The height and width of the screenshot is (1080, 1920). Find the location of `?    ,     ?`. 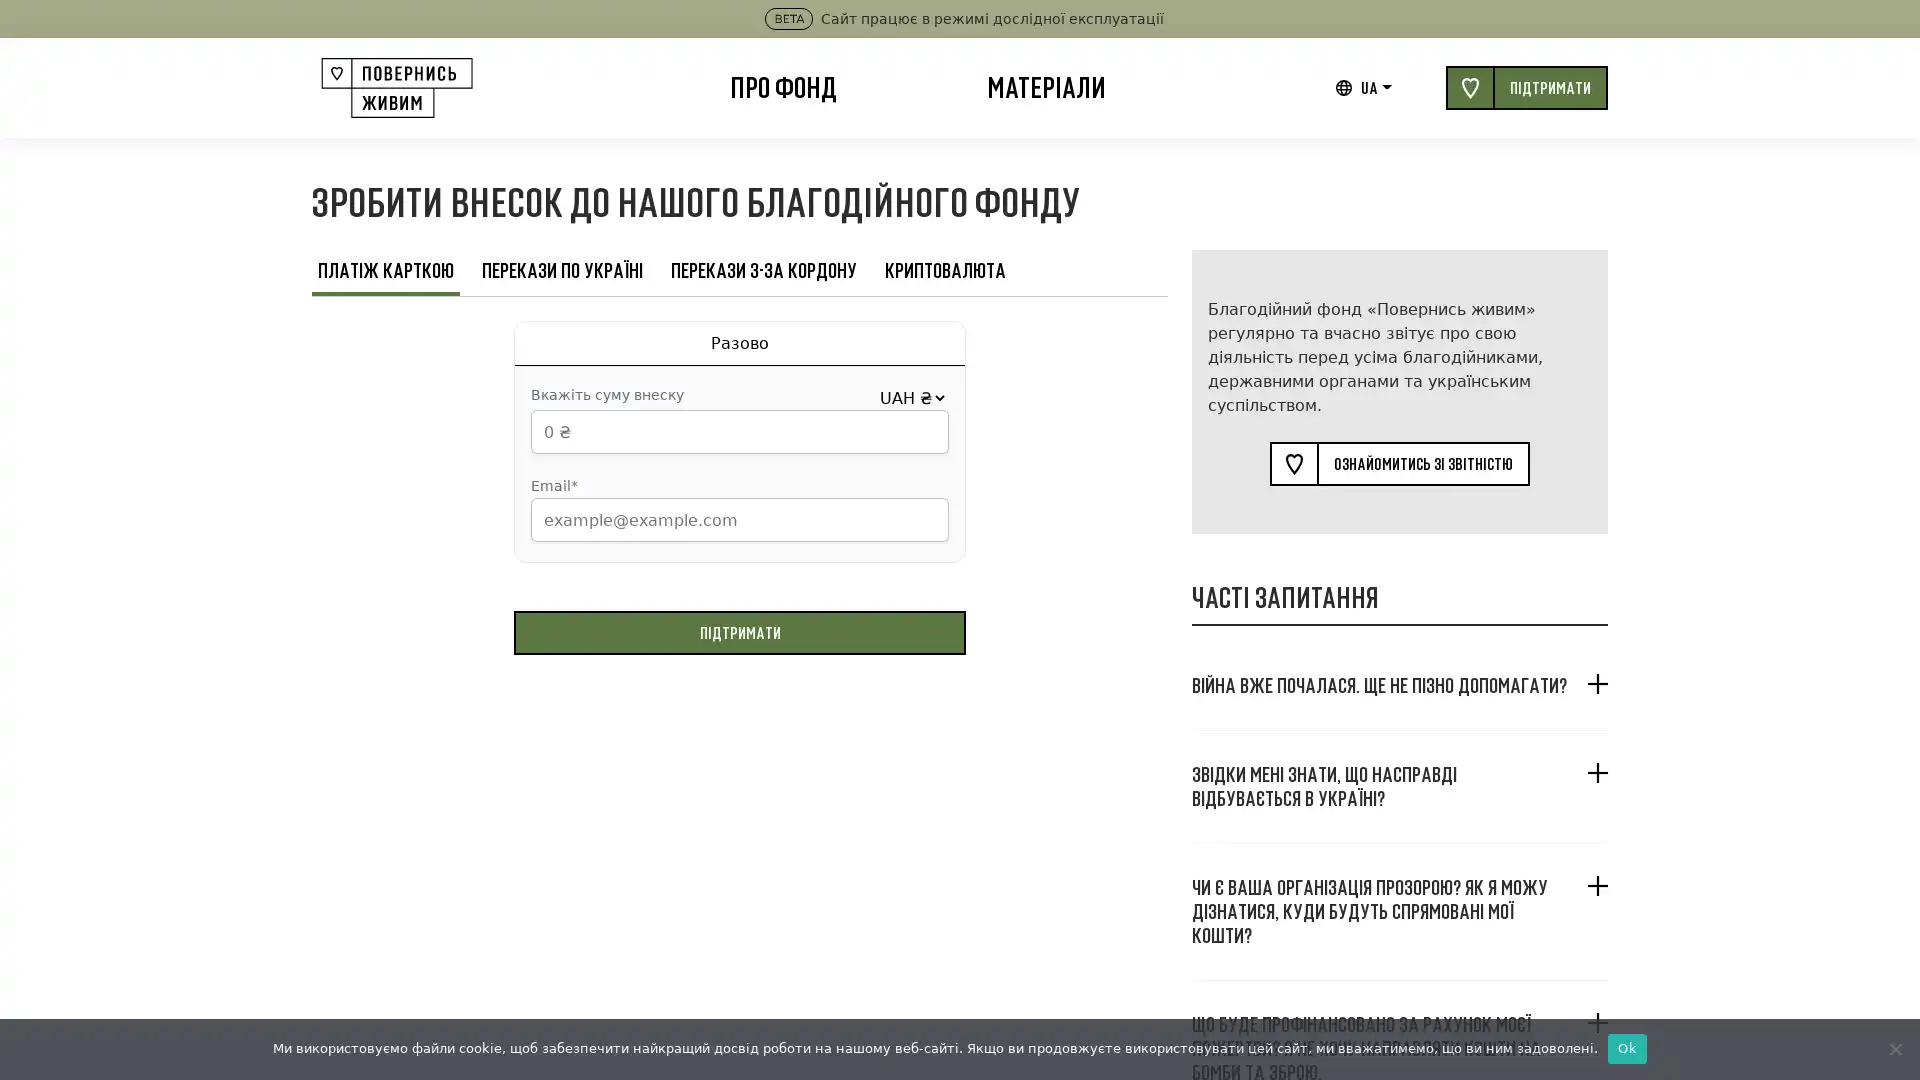

?    ,     ? is located at coordinates (1399, 910).